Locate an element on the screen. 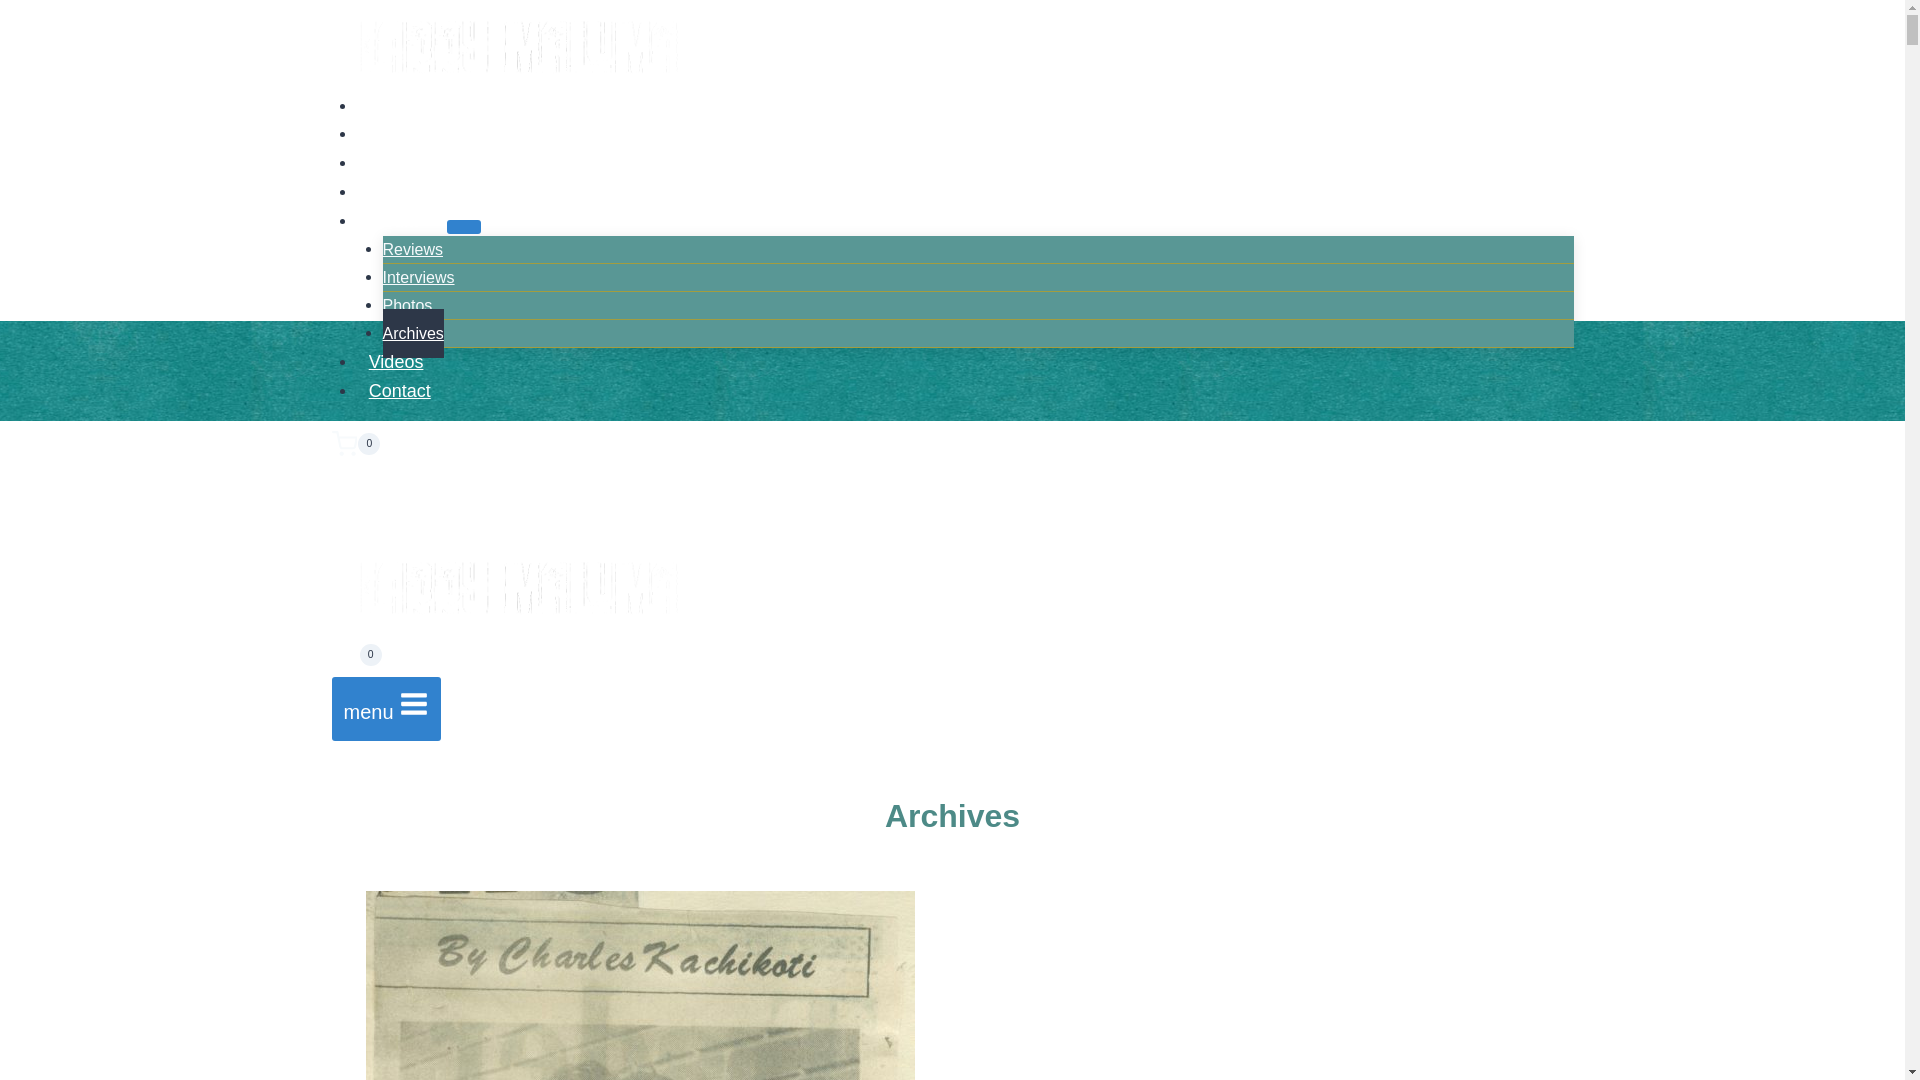  'Videos' is located at coordinates (356, 362).